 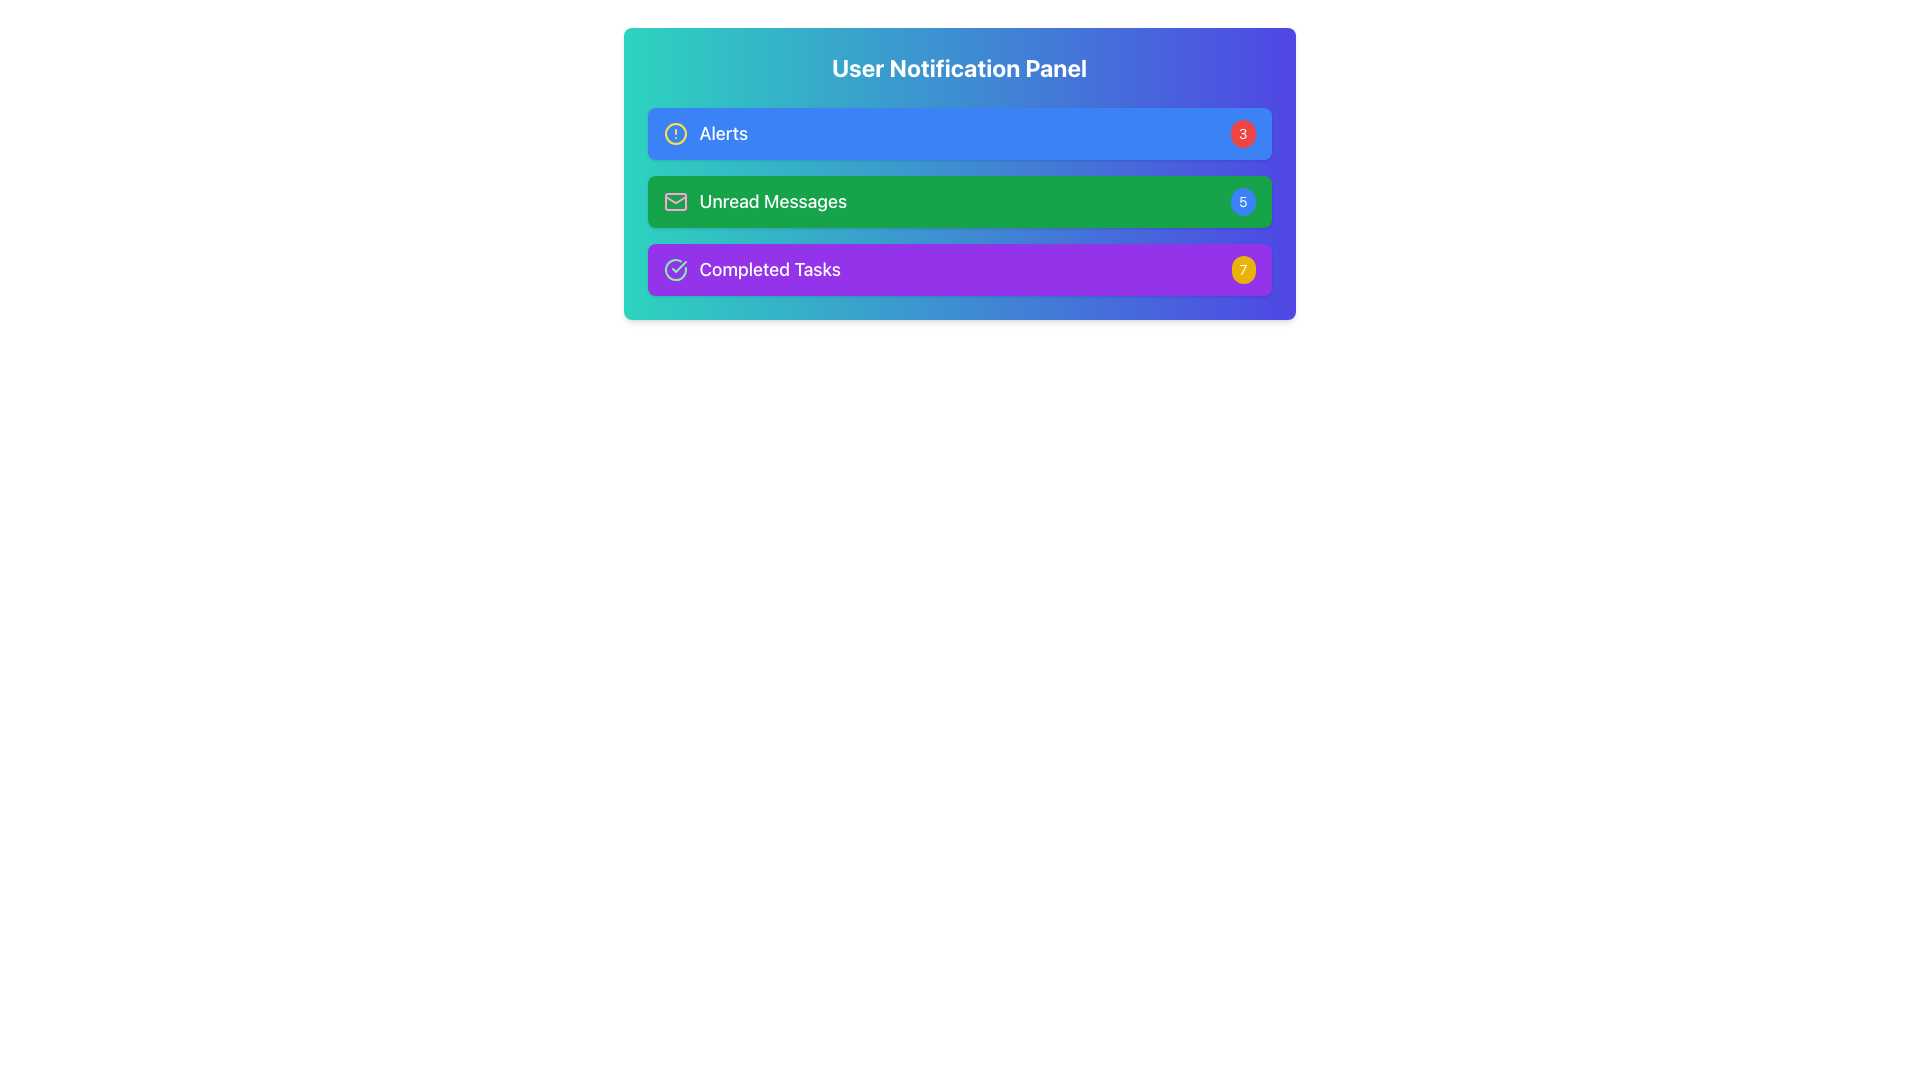 What do you see at coordinates (722, 134) in the screenshot?
I see `the text label that serves as the title for the topmost notification item in the notification panel for navigation or further interaction` at bounding box center [722, 134].